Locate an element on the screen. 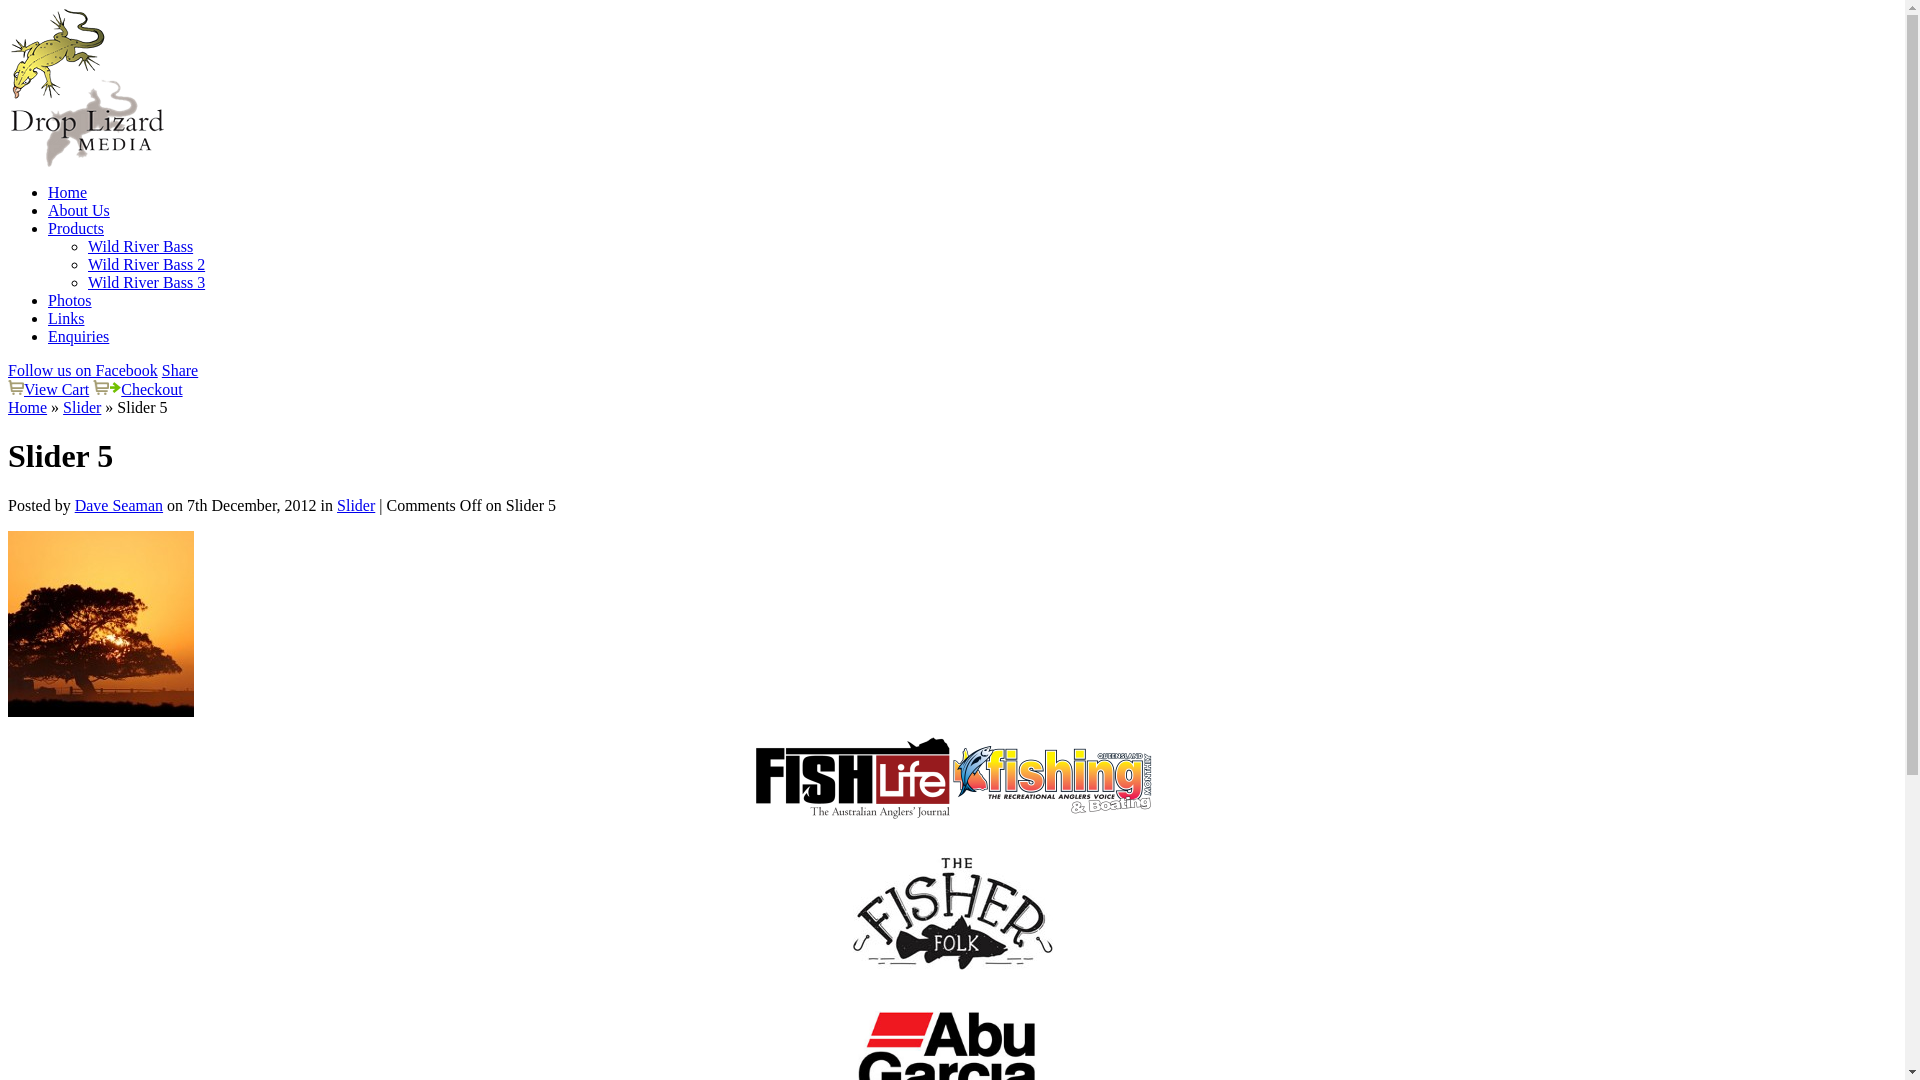 The image size is (1920, 1080). 'Follow us on Facebook' is located at coordinates (81, 370).